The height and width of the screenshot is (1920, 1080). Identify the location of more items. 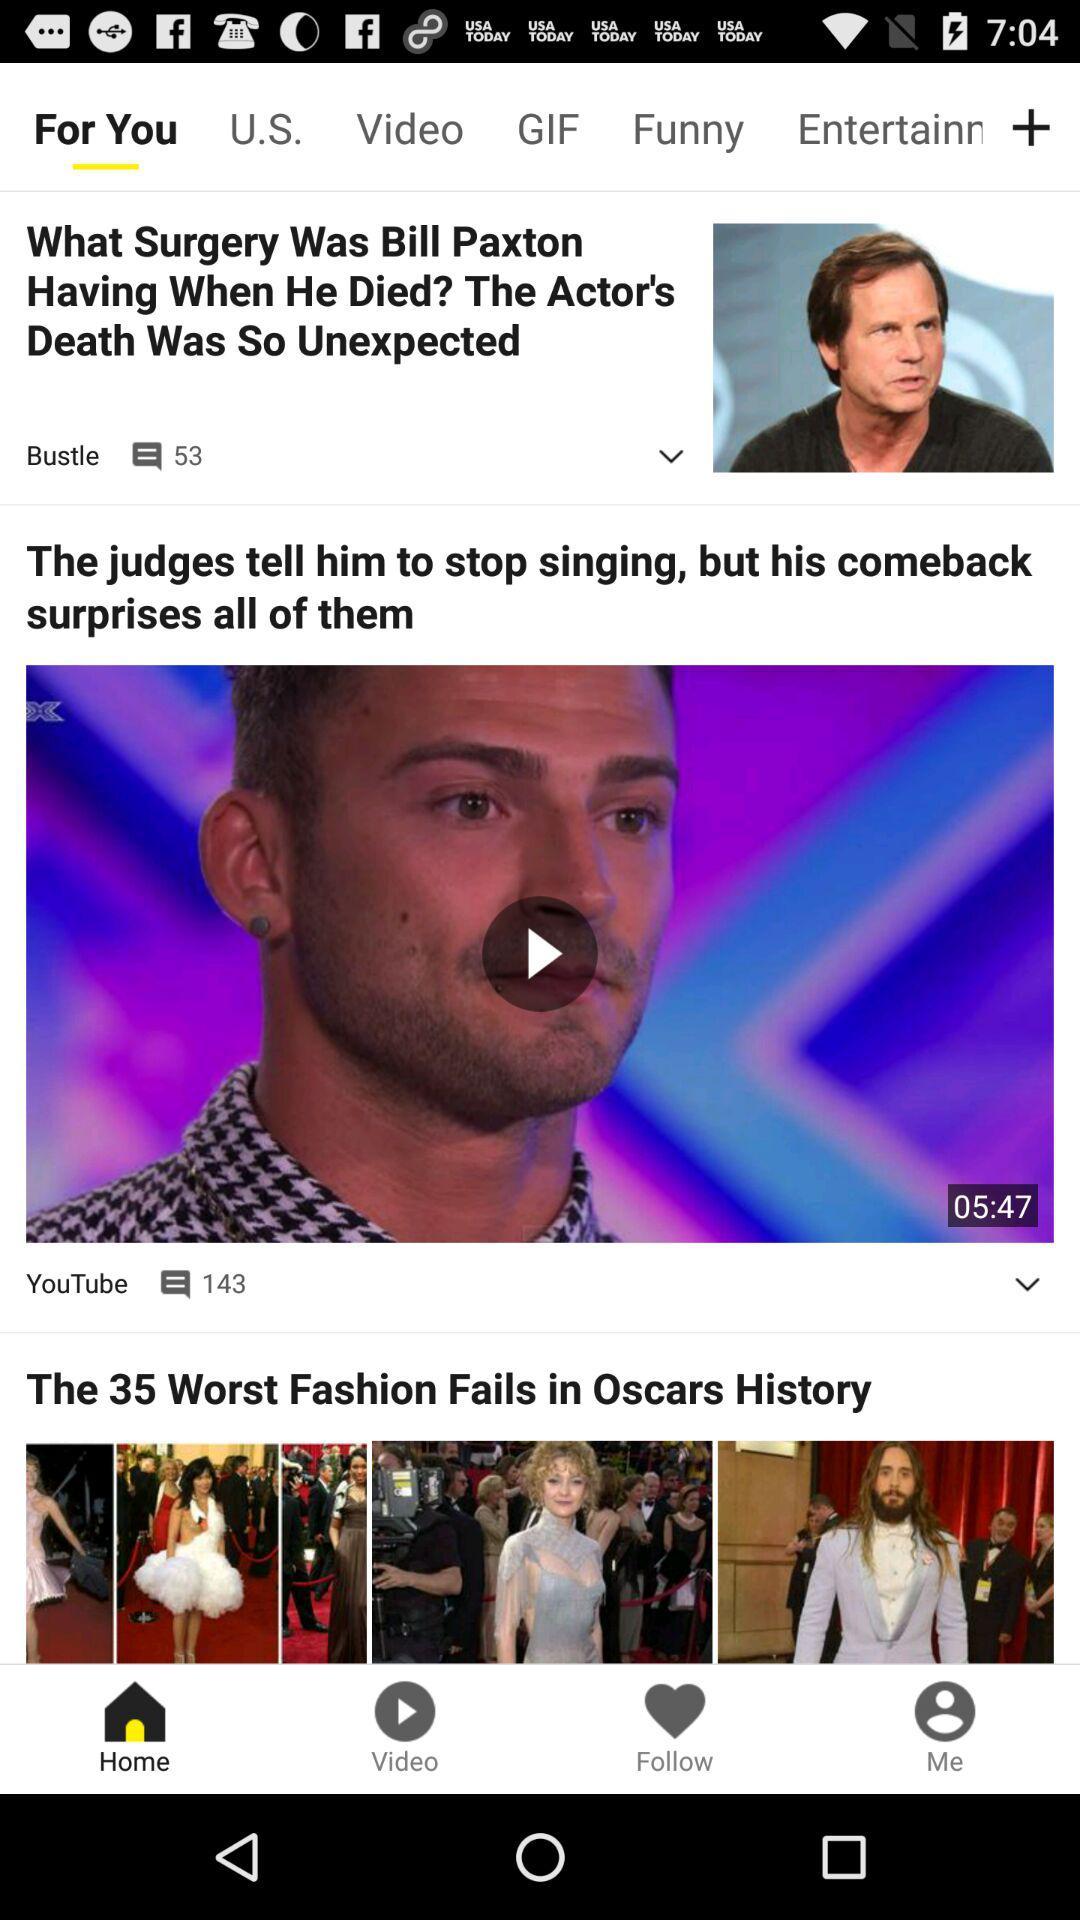
(1035, 126).